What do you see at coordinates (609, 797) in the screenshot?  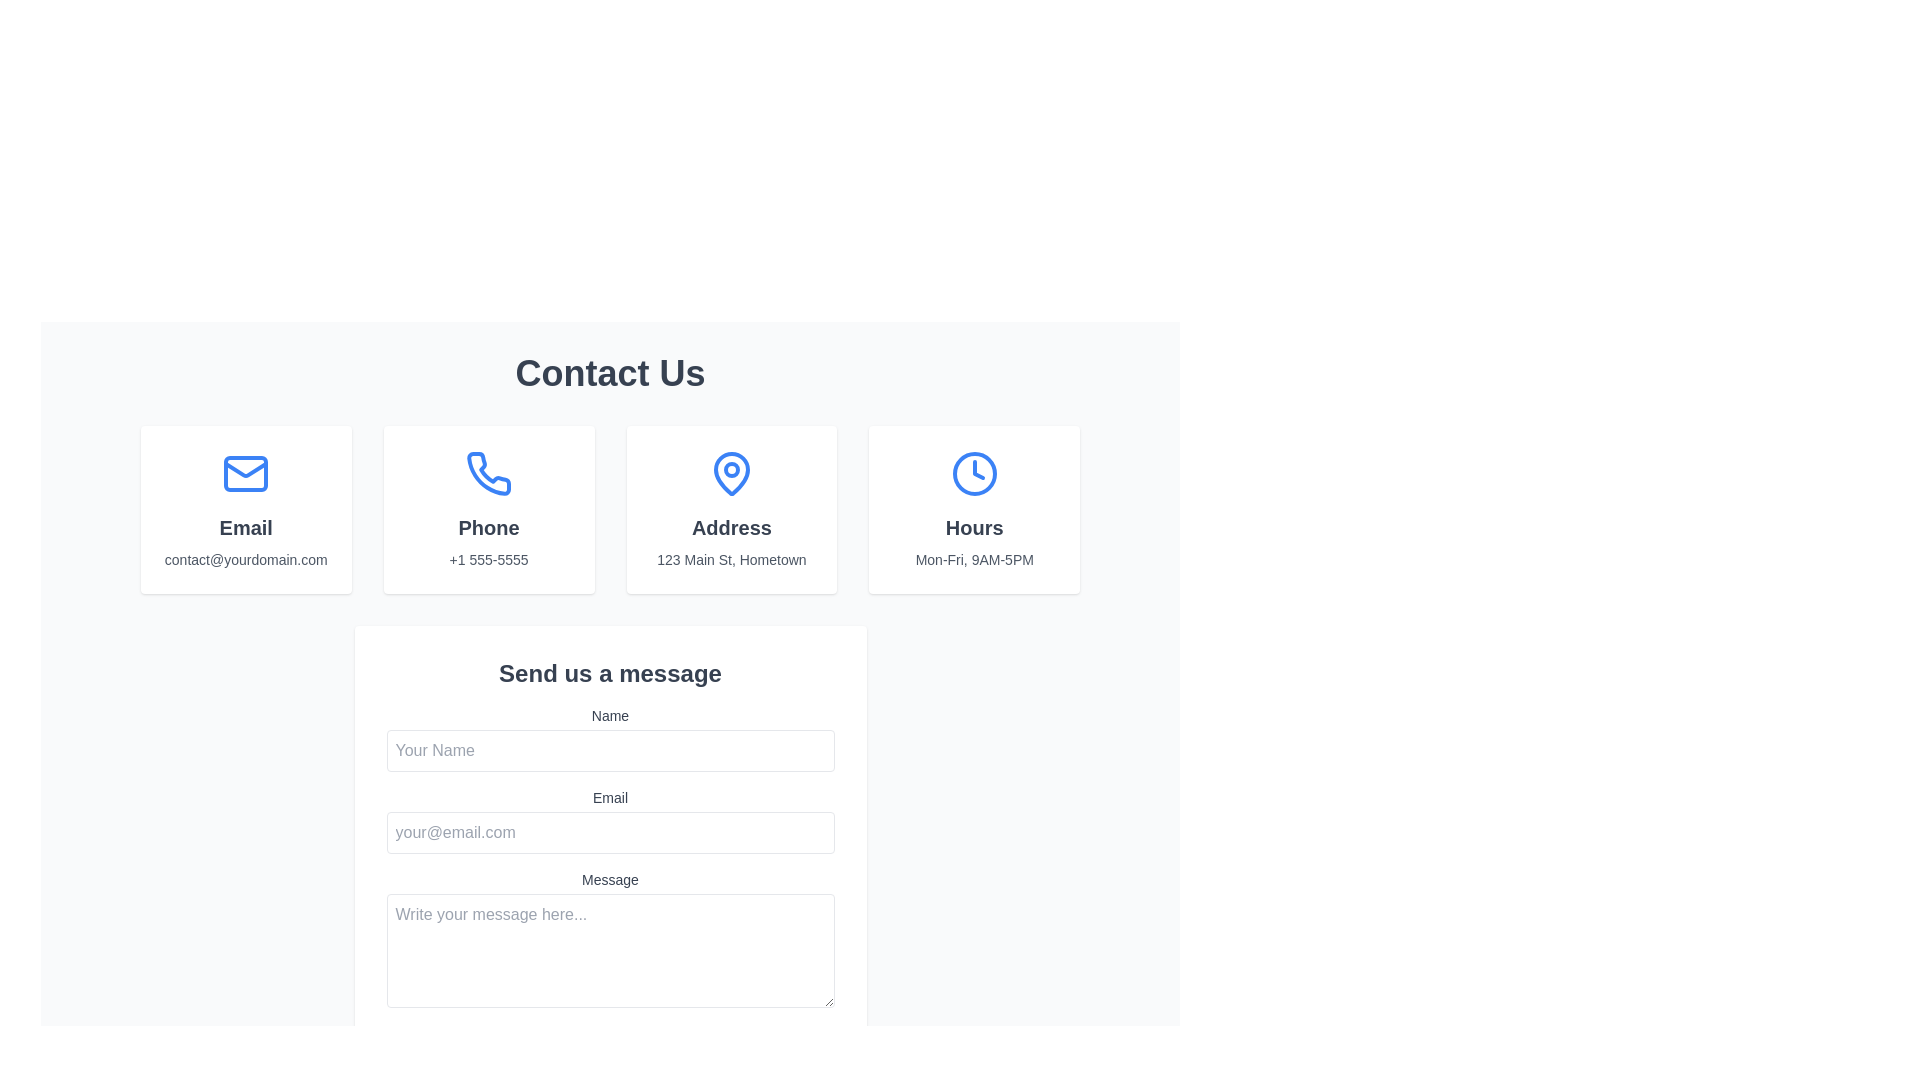 I see `the 'Email' label element, which displays the word 'Email' in a medium-sized, gray font above the email input field in the contact form` at bounding box center [609, 797].